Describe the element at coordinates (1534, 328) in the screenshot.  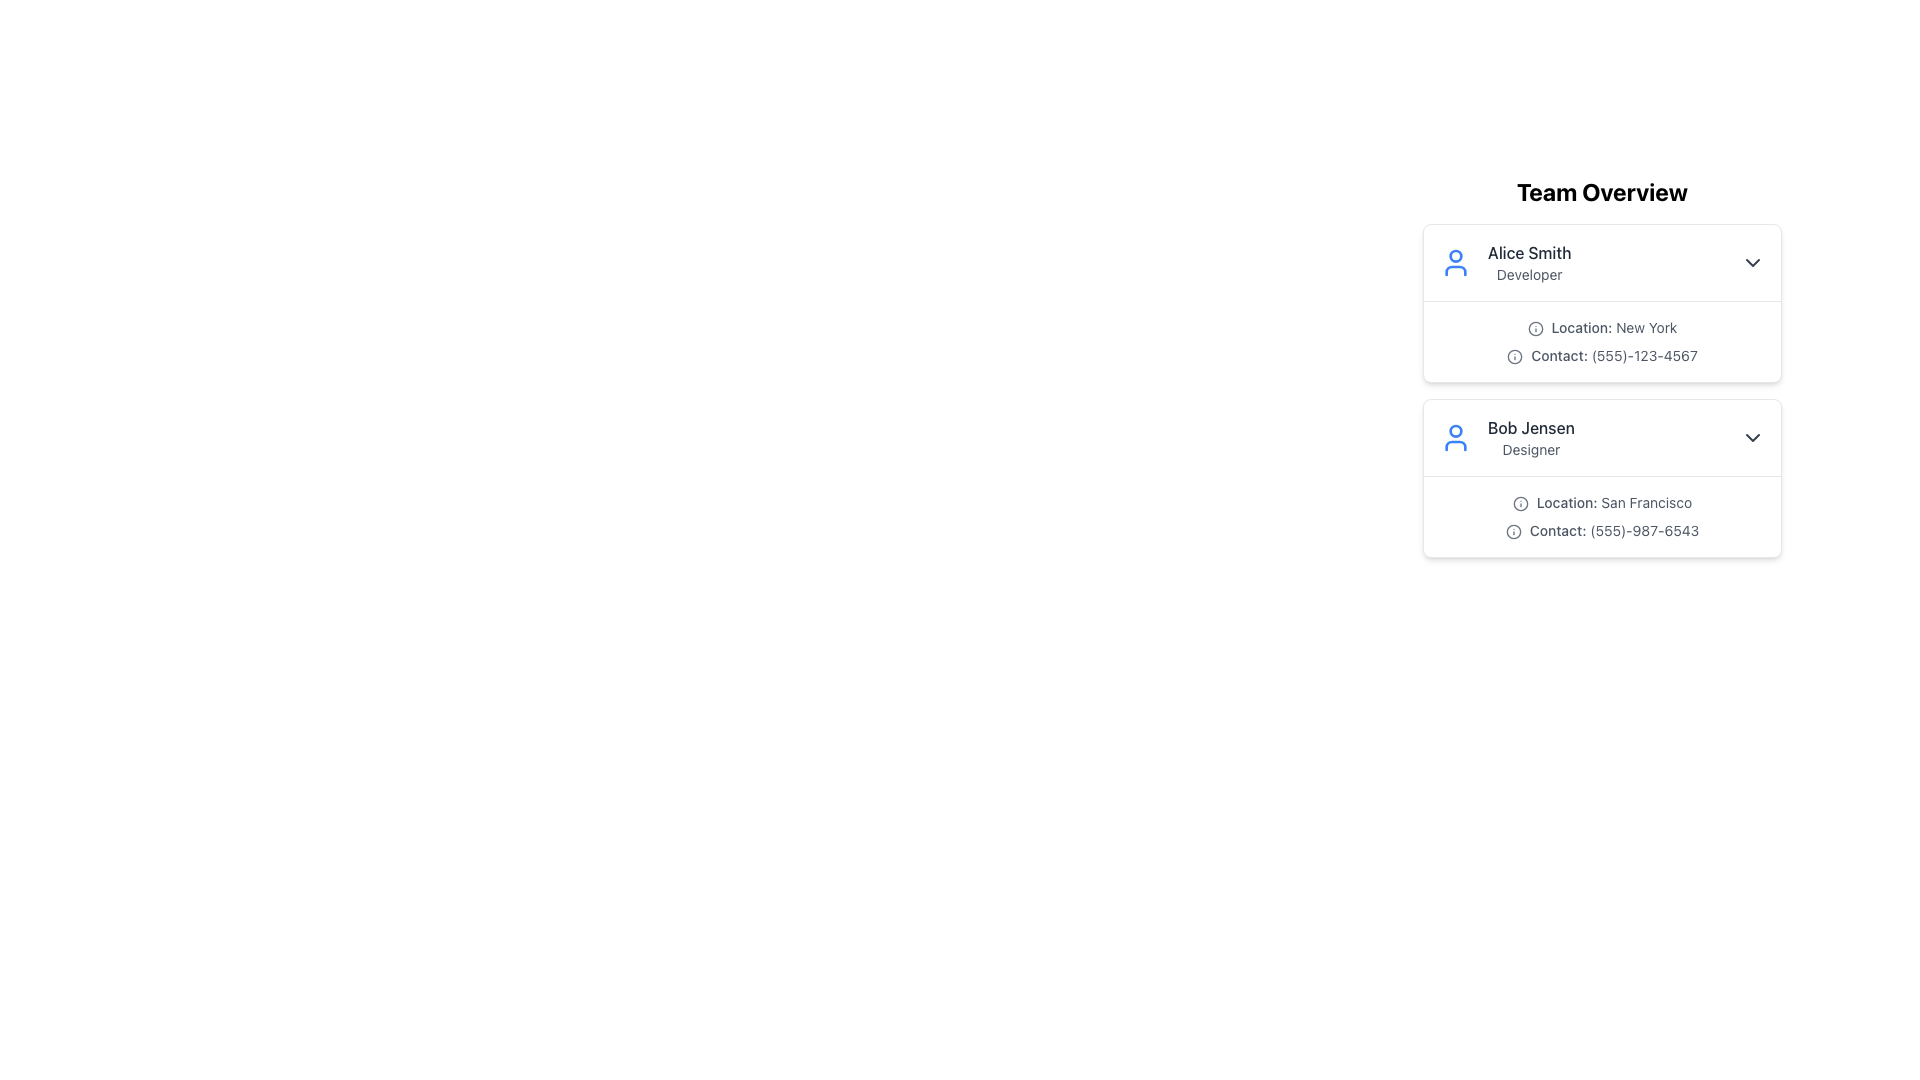
I see `the circular vector element (SVG graphical representation) located next to the text label 'Location: New York' in the user card under 'Alice Smith' in the 'Team Overview' section` at that location.